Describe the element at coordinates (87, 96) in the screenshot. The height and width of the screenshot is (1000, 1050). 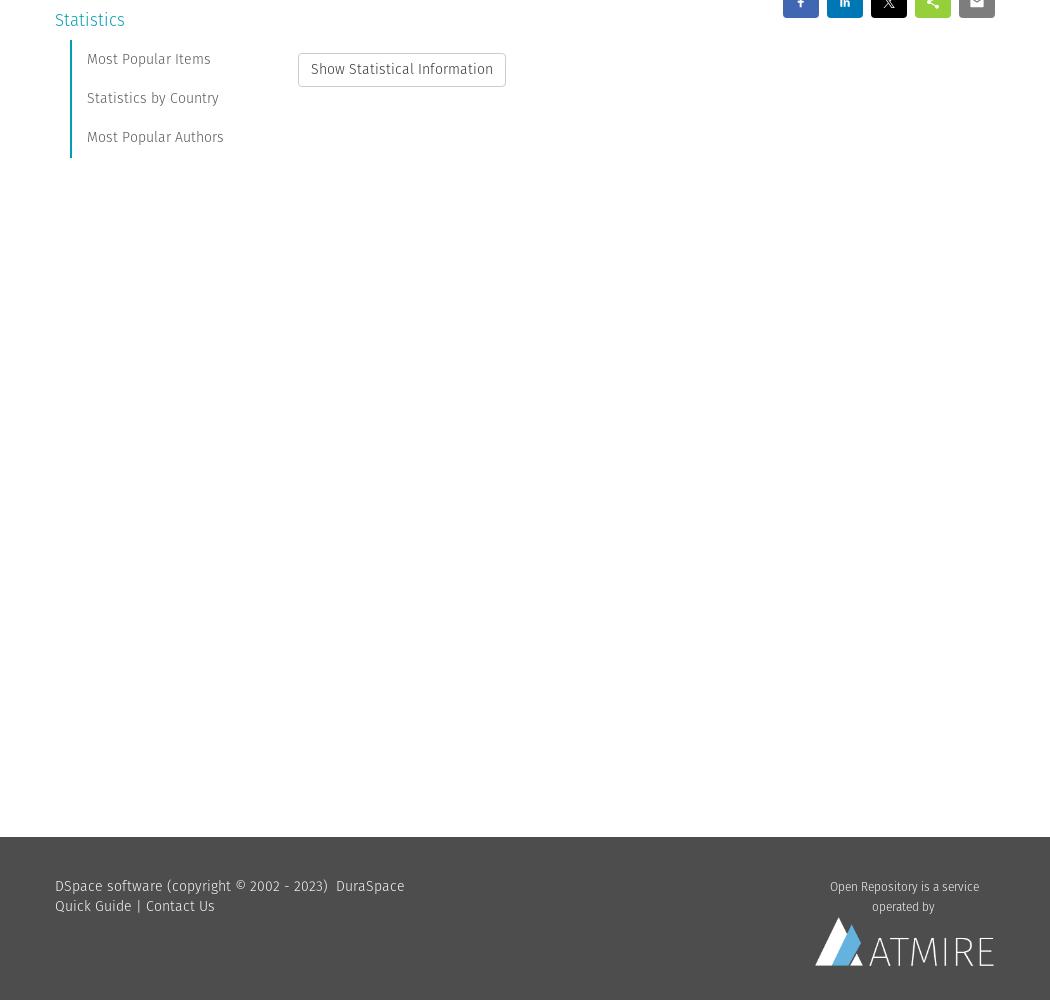
I see `'Statistics by Country'` at that location.